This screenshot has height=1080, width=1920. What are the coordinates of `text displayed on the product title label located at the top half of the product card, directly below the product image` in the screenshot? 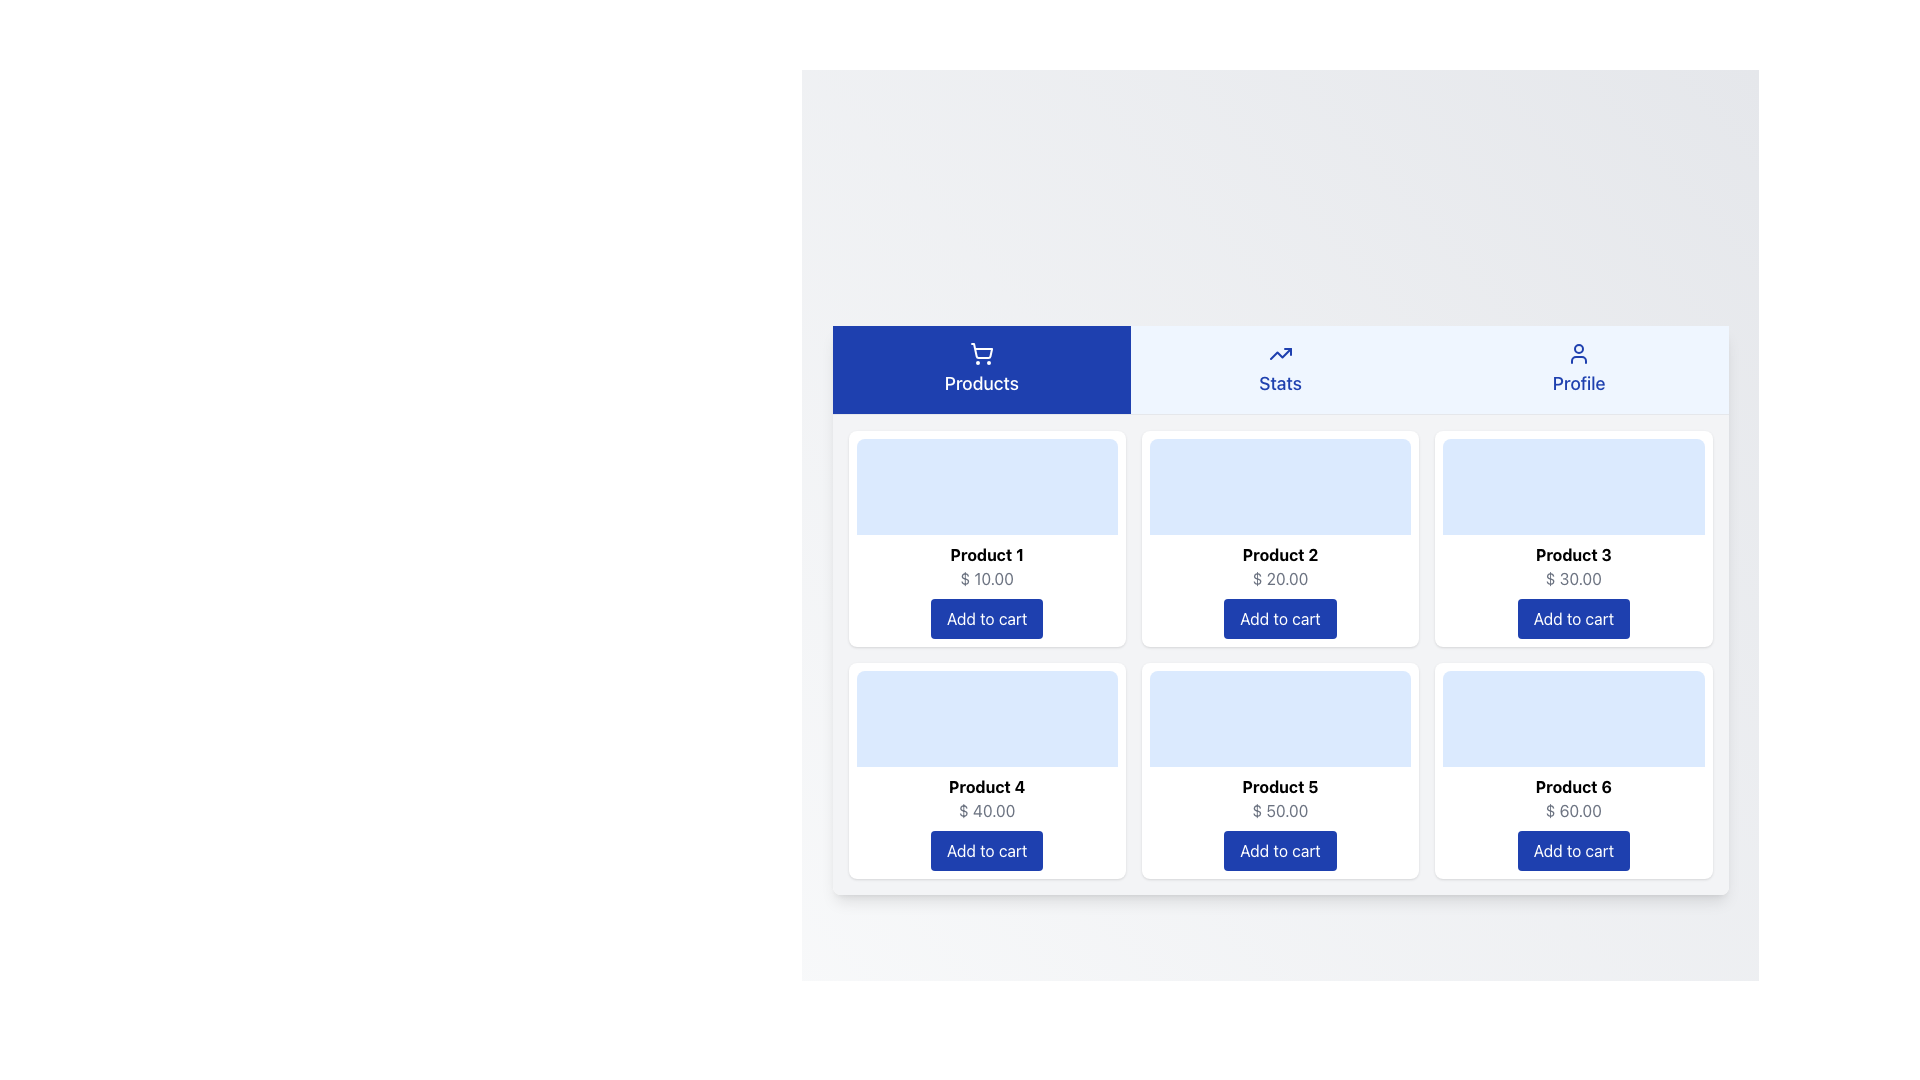 It's located at (1280, 785).